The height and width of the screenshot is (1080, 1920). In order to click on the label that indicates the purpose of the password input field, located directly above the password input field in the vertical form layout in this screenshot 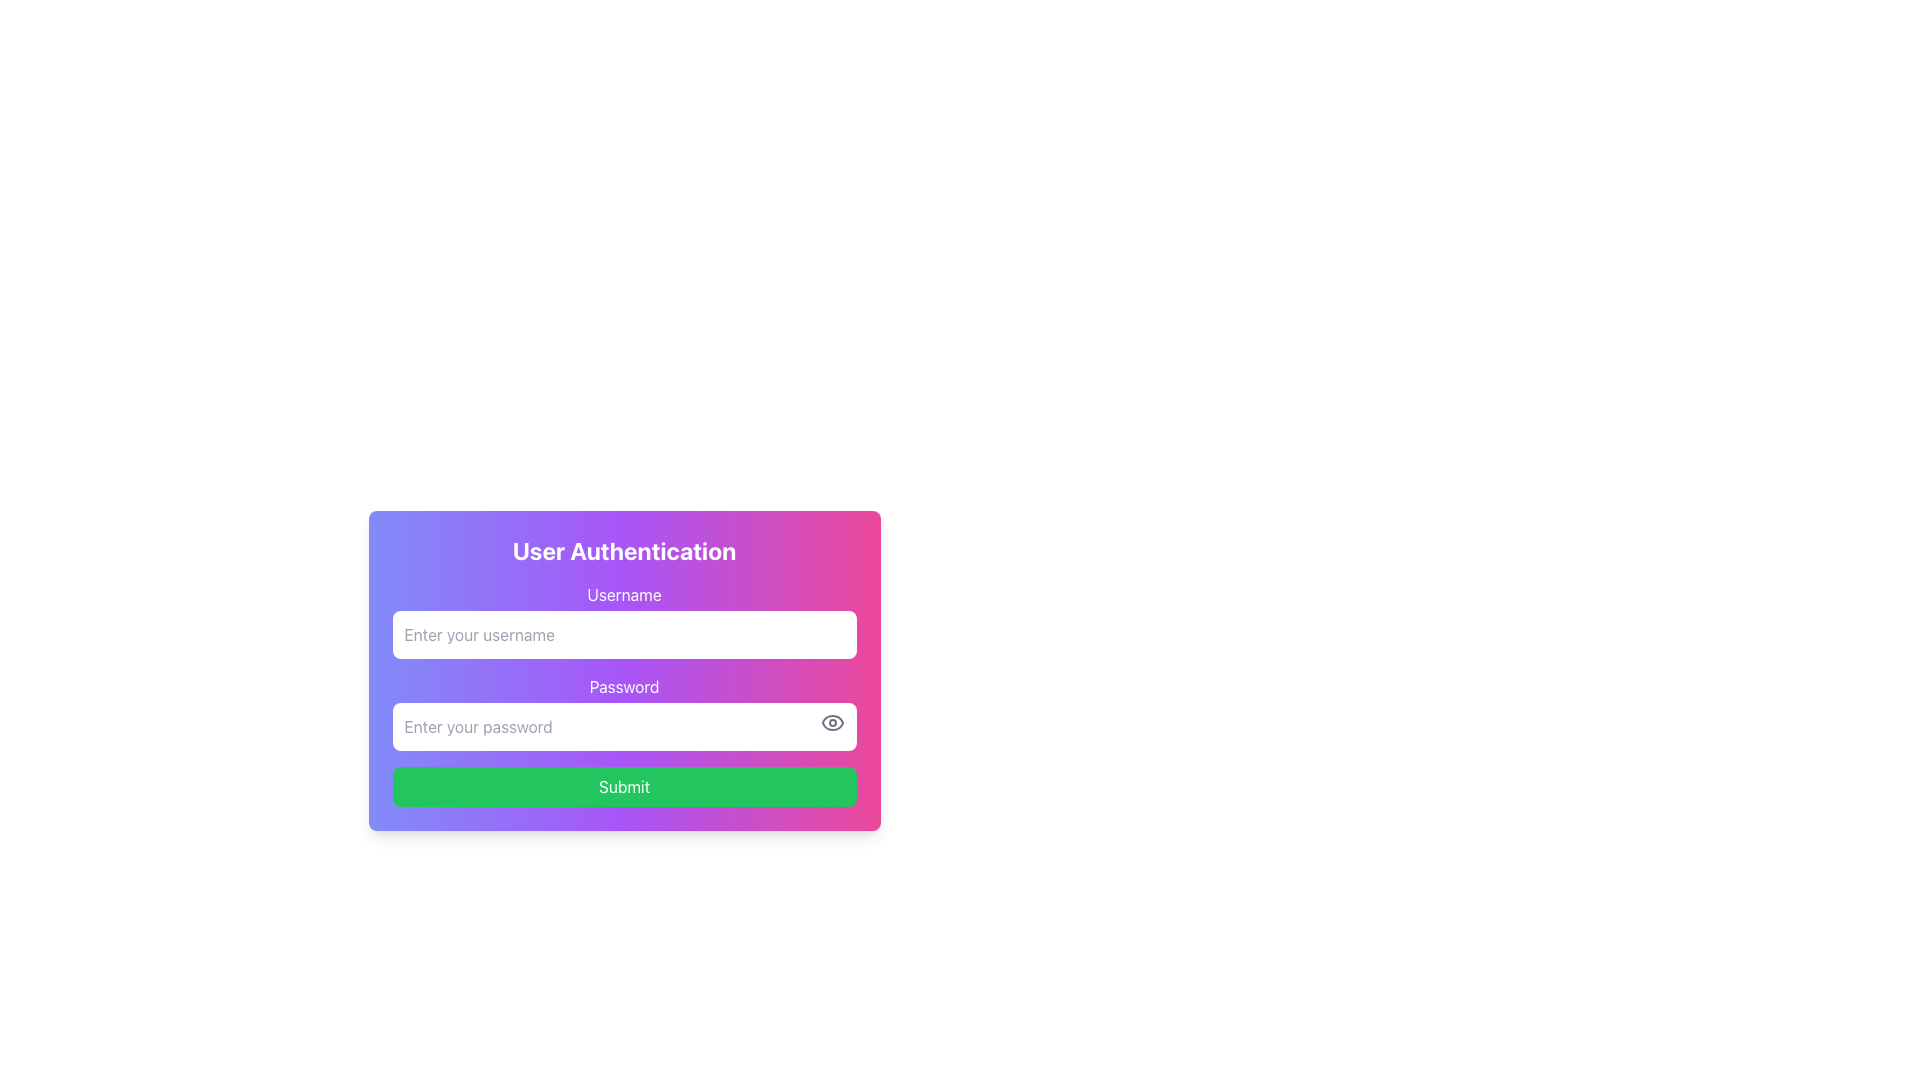, I will do `click(623, 685)`.